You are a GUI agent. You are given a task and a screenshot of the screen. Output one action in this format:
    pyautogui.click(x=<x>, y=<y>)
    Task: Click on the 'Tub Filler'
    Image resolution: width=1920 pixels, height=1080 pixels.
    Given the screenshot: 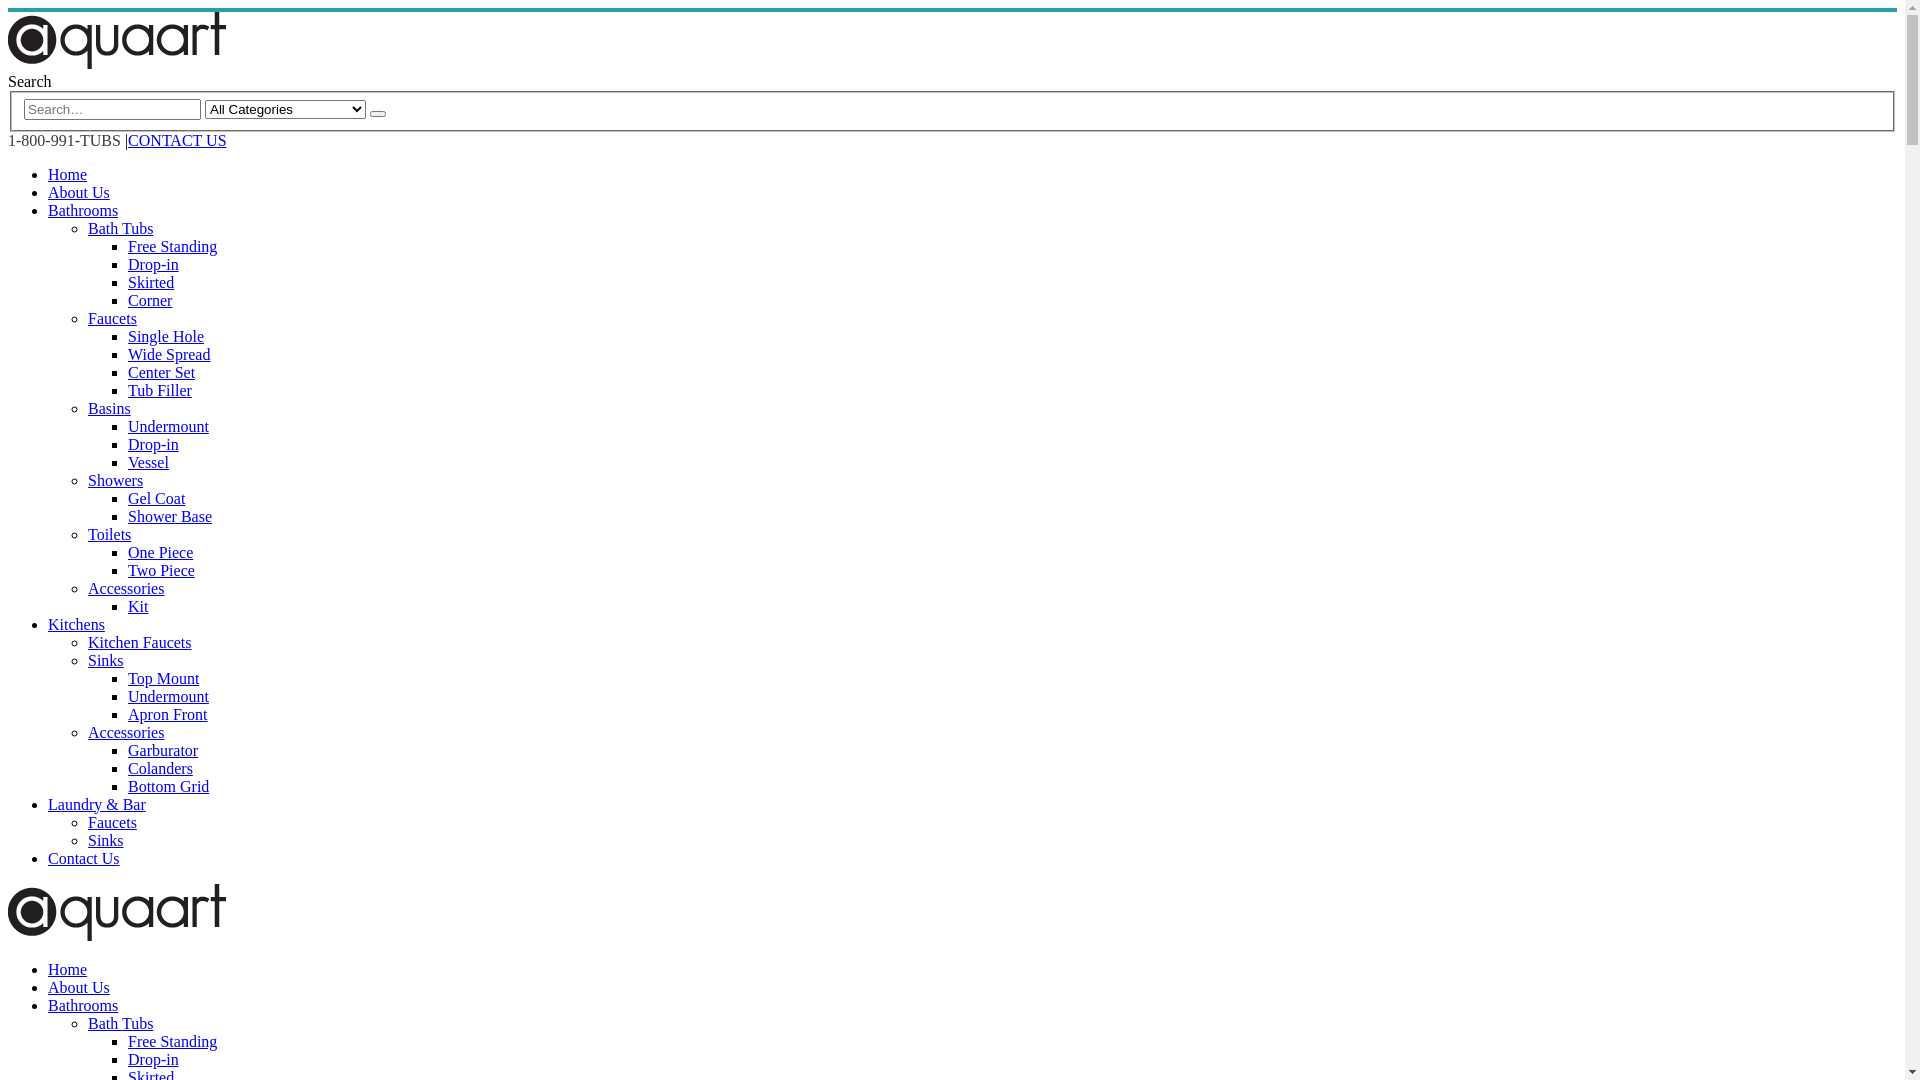 What is the action you would take?
    pyautogui.click(x=158, y=390)
    